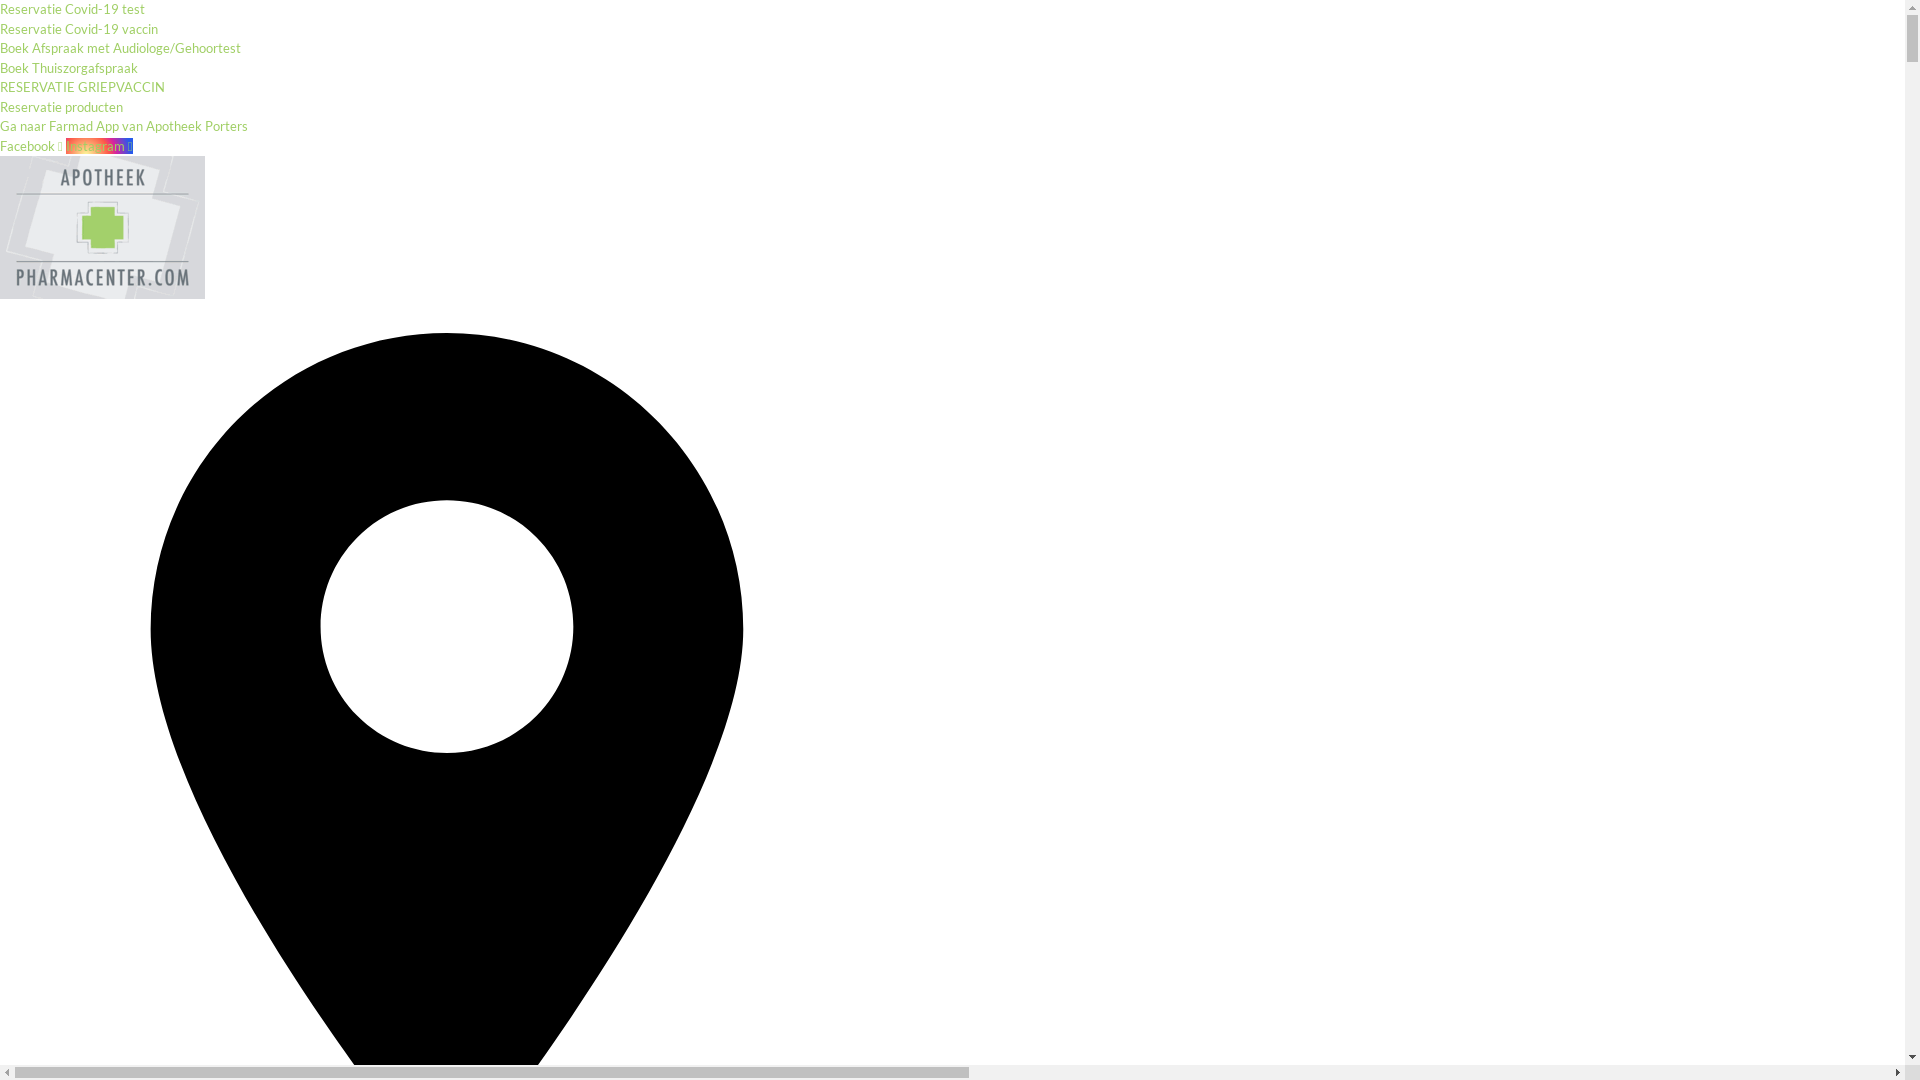 This screenshot has height=1080, width=1920. What do you see at coordinates (98, 145) in the screenshot?
I see `'Instagram'` at bounding box center [98, 145].